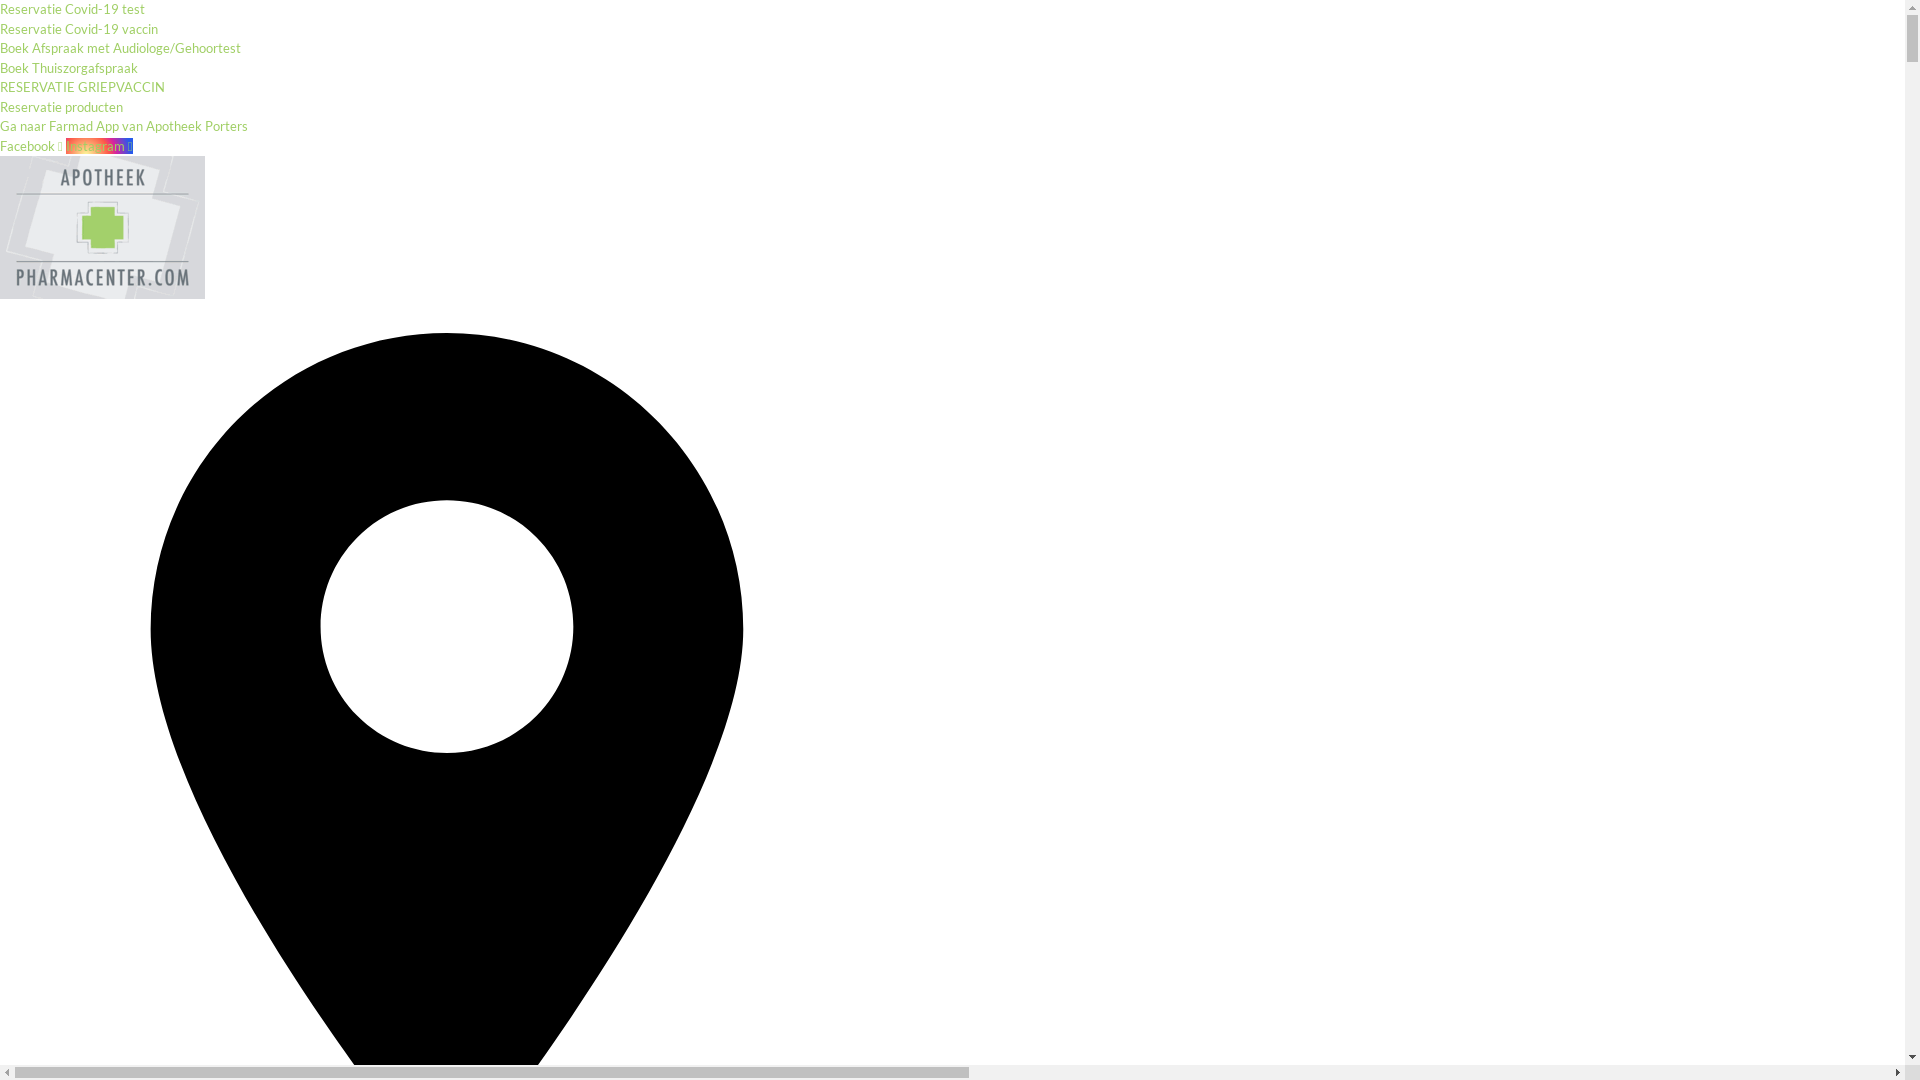 This screenshot has height=1080, width=1920. What do you see at coordinates (98, 145) in the screenshot?
I see `'Instagram'` at bounding box center [98, 145].